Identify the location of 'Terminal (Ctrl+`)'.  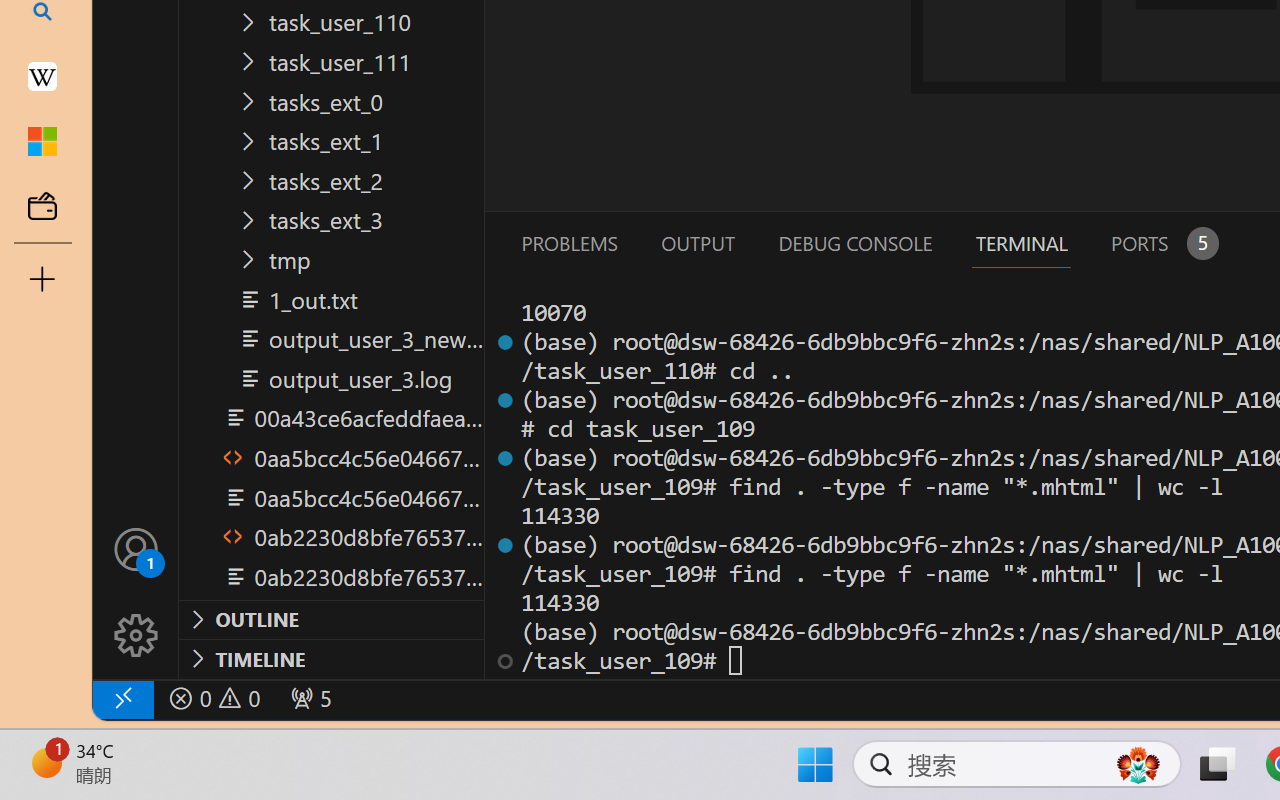
(1021, 242).